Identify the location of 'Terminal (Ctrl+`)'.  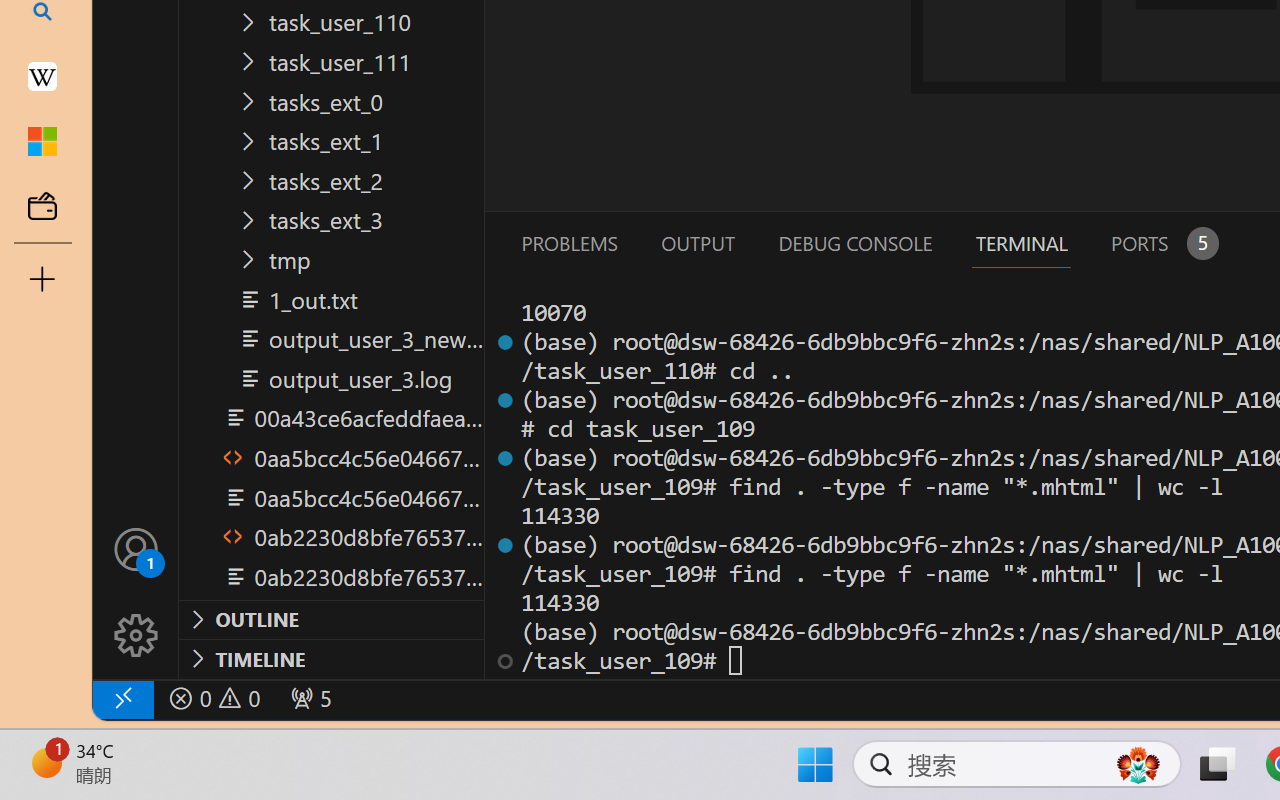
(1021, 242).